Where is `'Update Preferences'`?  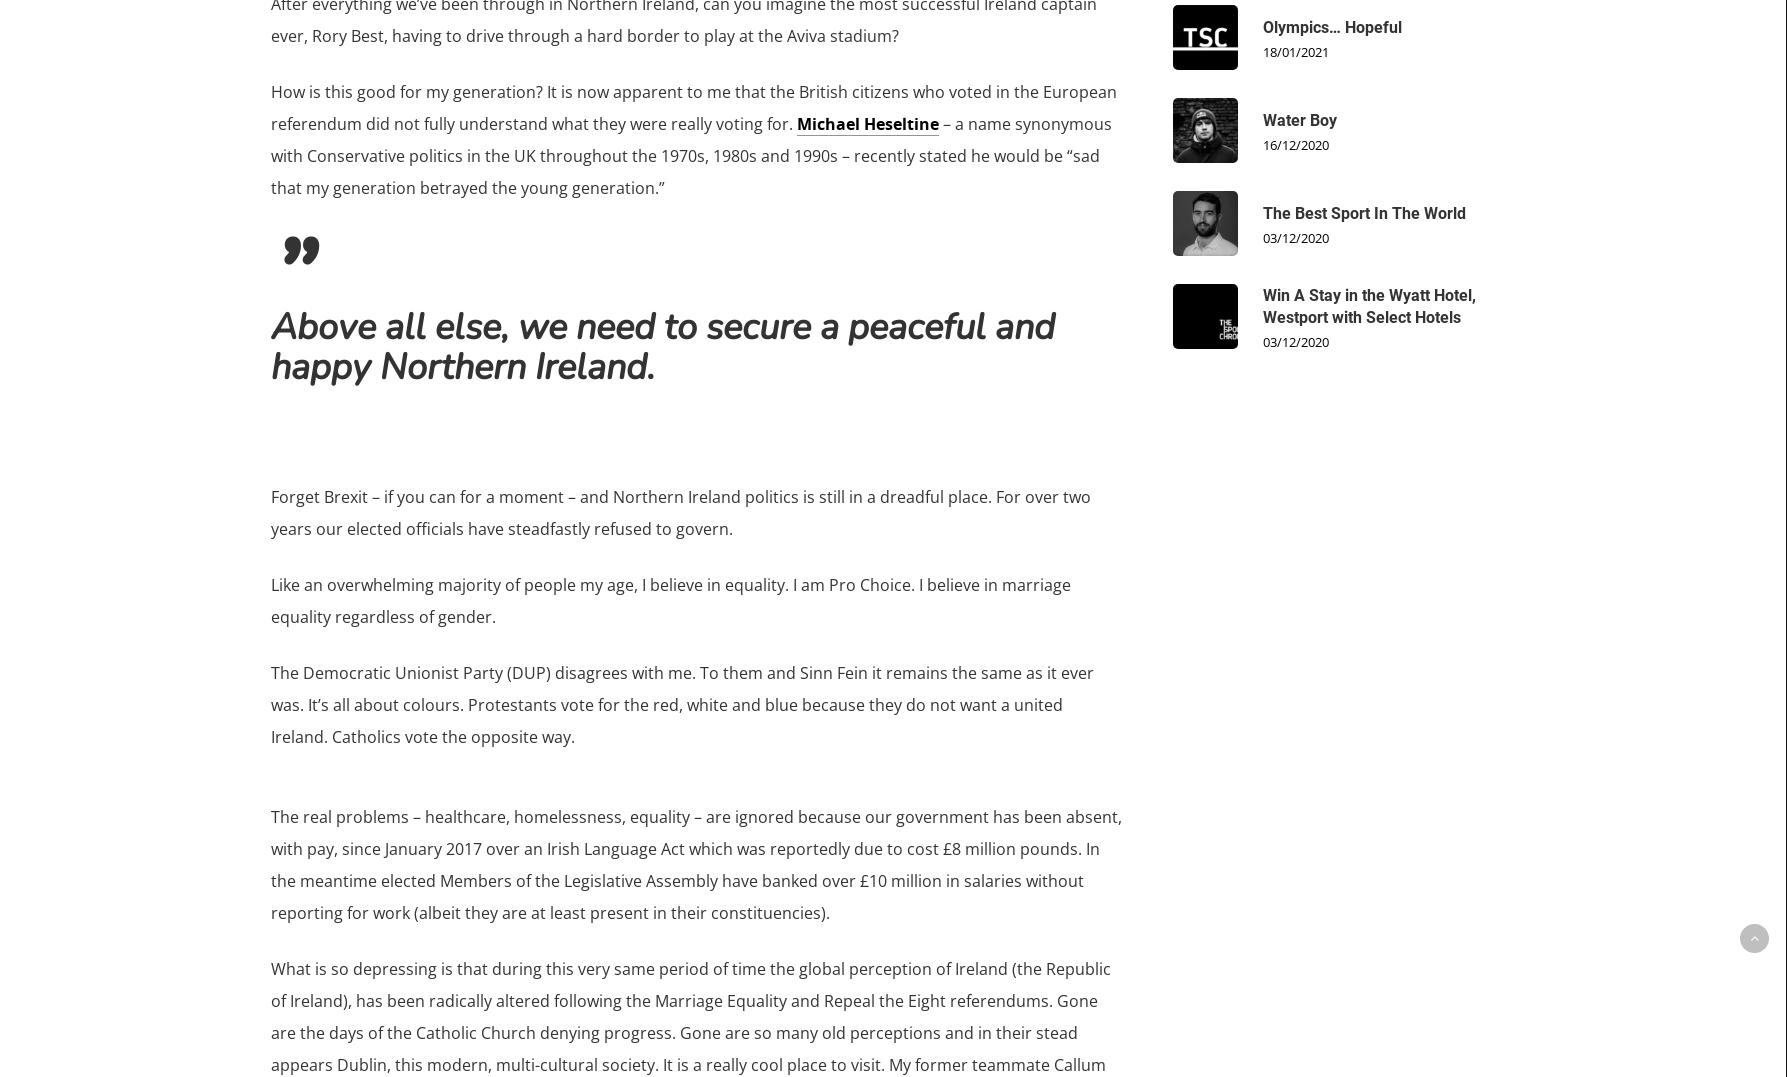
'Update Preferences' is located at coordinates (765, 731).